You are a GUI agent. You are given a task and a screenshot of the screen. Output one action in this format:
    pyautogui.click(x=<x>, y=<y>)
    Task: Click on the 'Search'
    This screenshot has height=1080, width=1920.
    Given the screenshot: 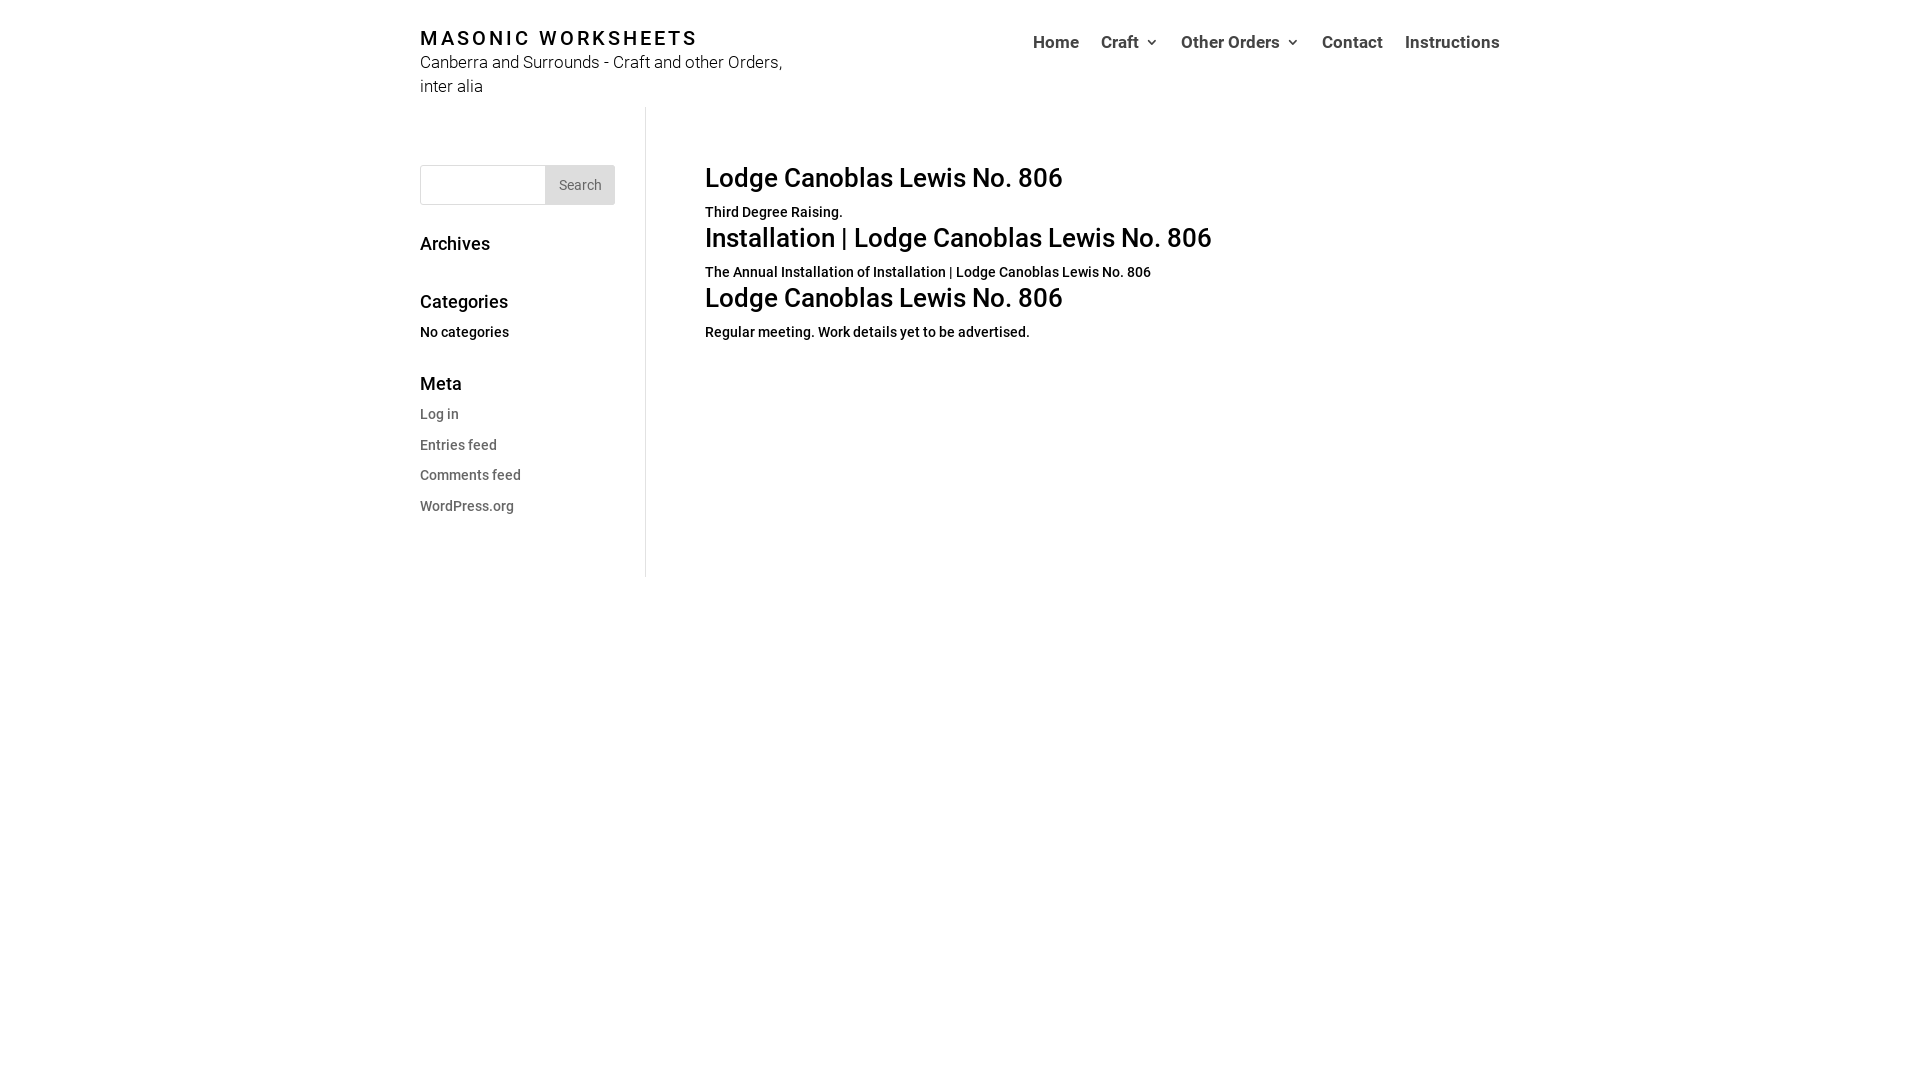 What is the action you would take?
    pyautogui.click(x=579, y=185)
    